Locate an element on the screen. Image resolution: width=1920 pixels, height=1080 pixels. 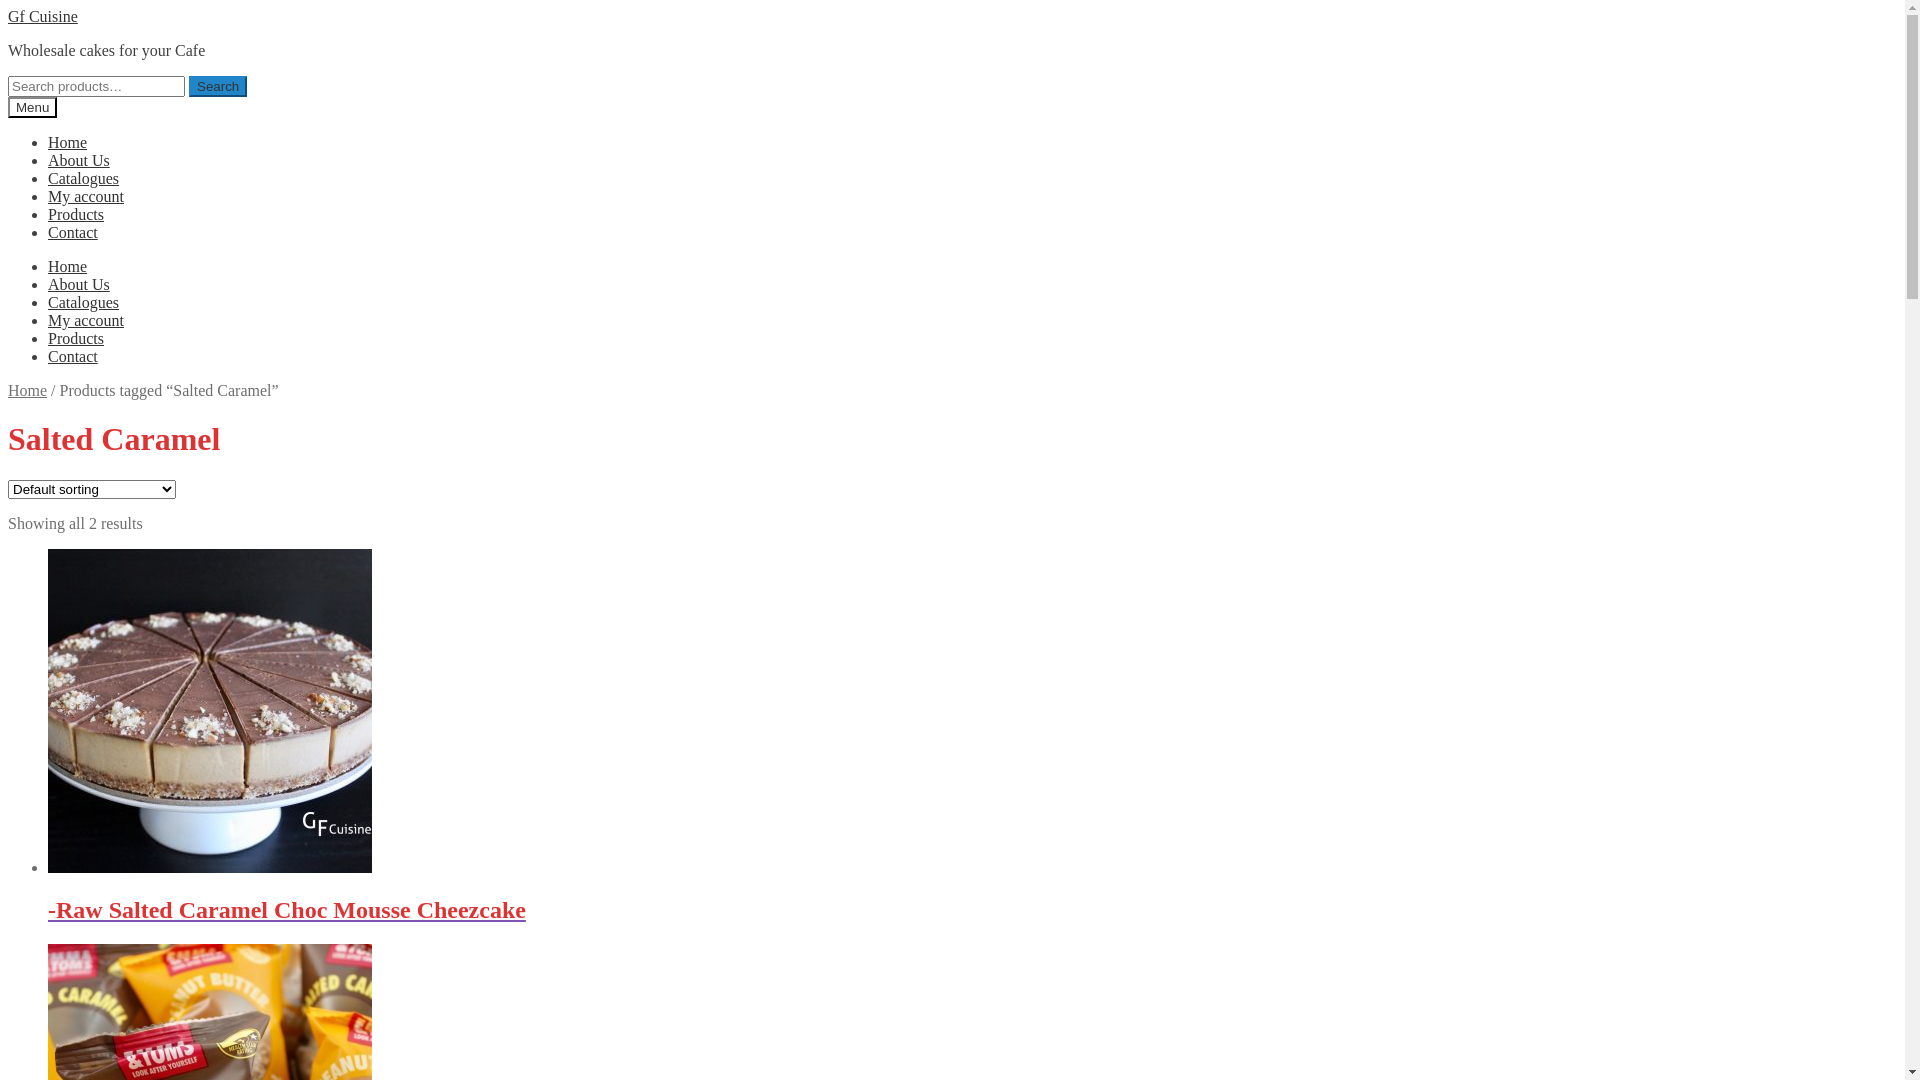
'My account' is located at coordinates (85, 319).